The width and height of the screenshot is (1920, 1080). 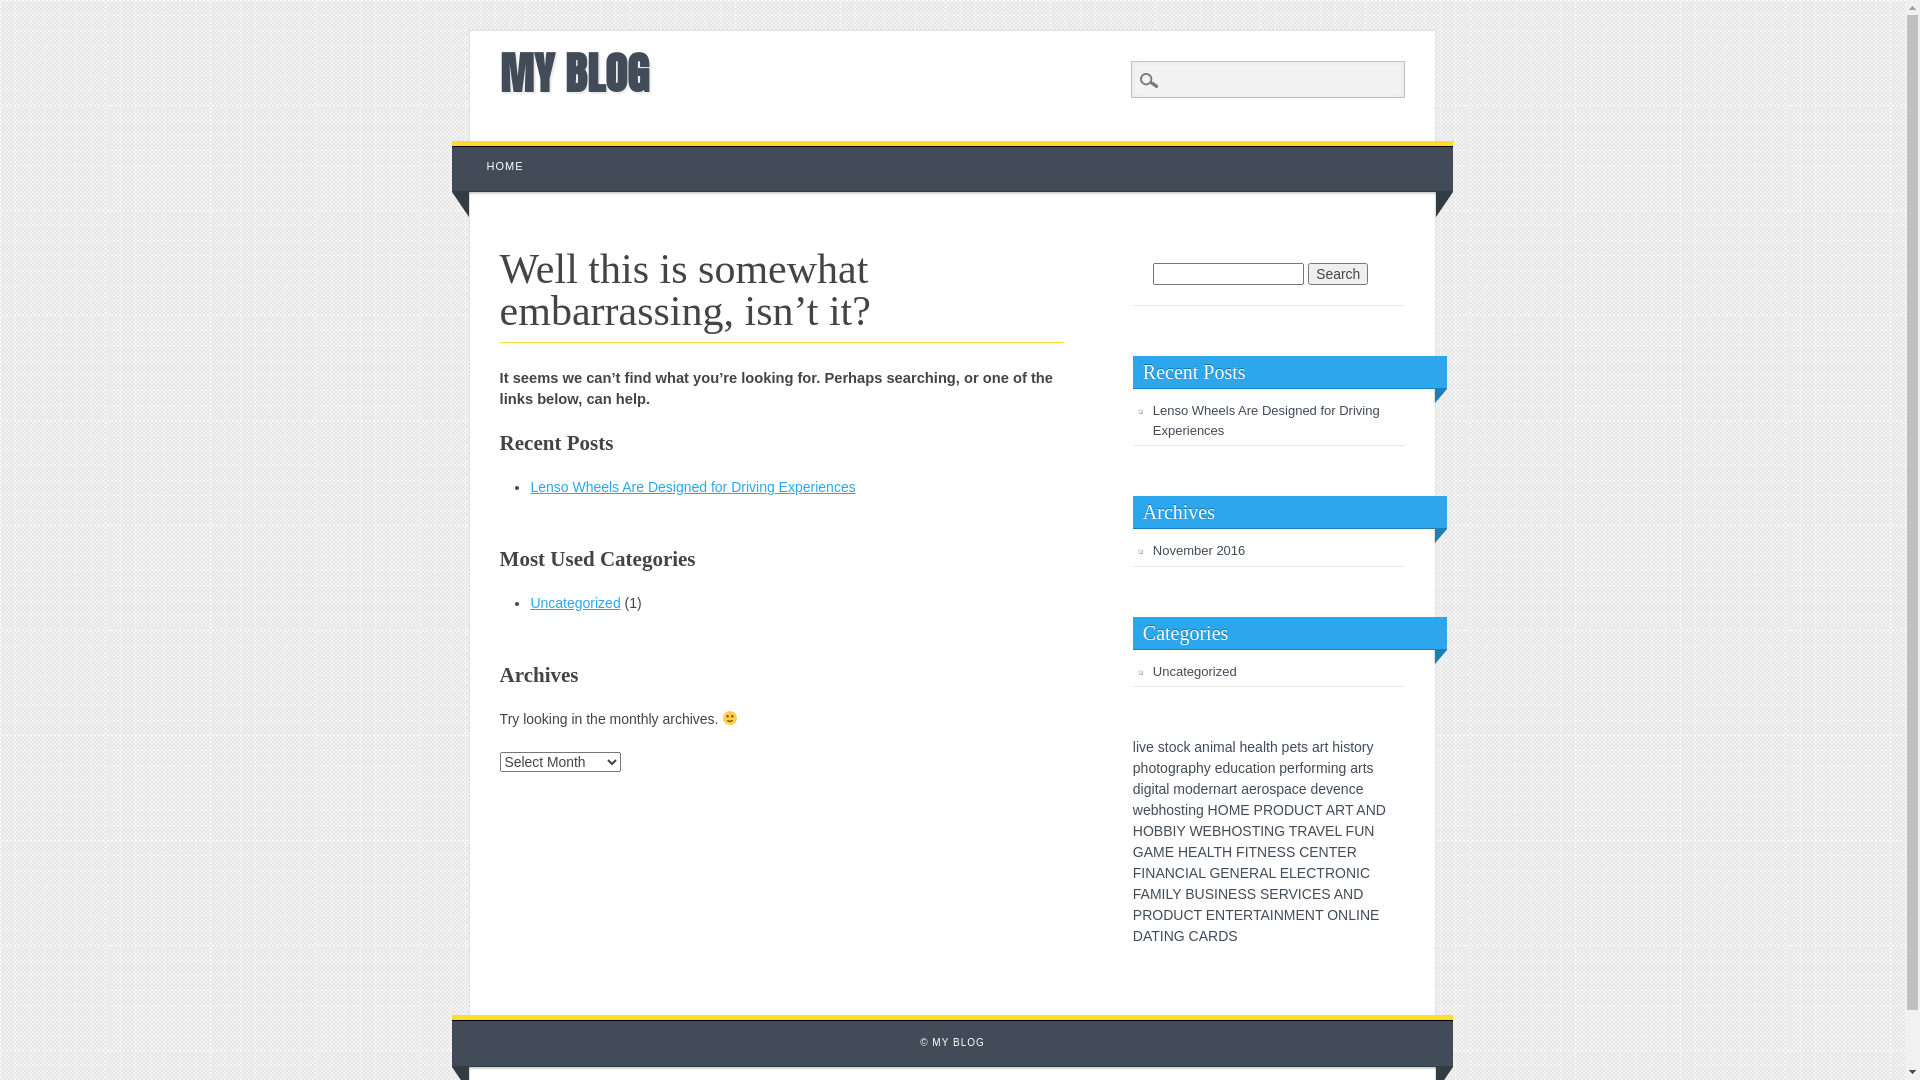 I want to click on 'n', so click(x=1334, y=766).